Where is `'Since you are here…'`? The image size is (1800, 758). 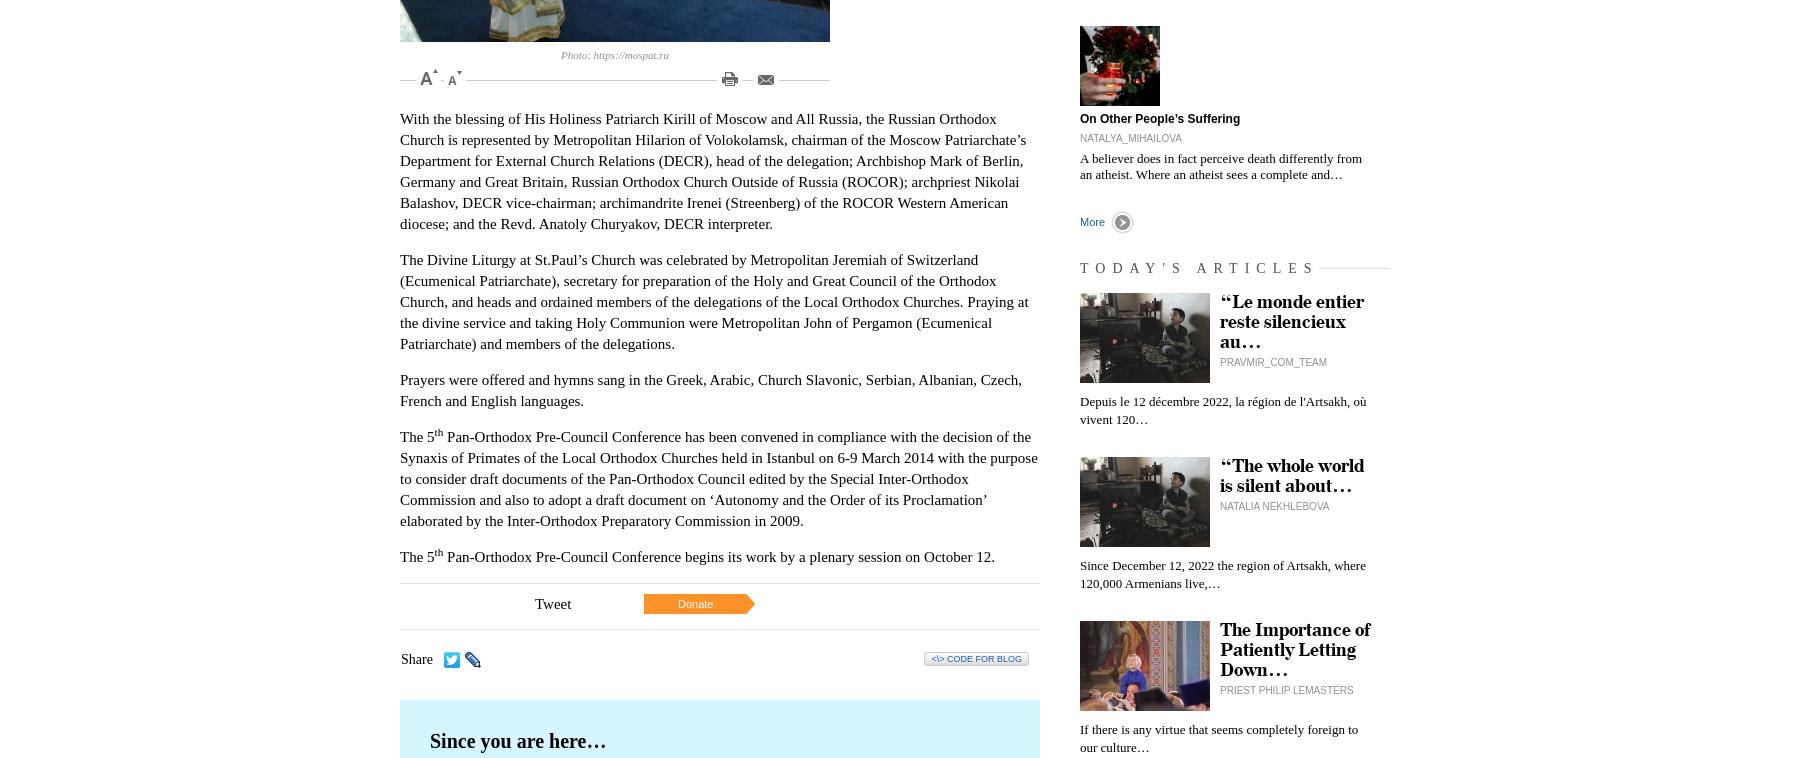
'Since you are here…' is located at coordinates (517, 740).